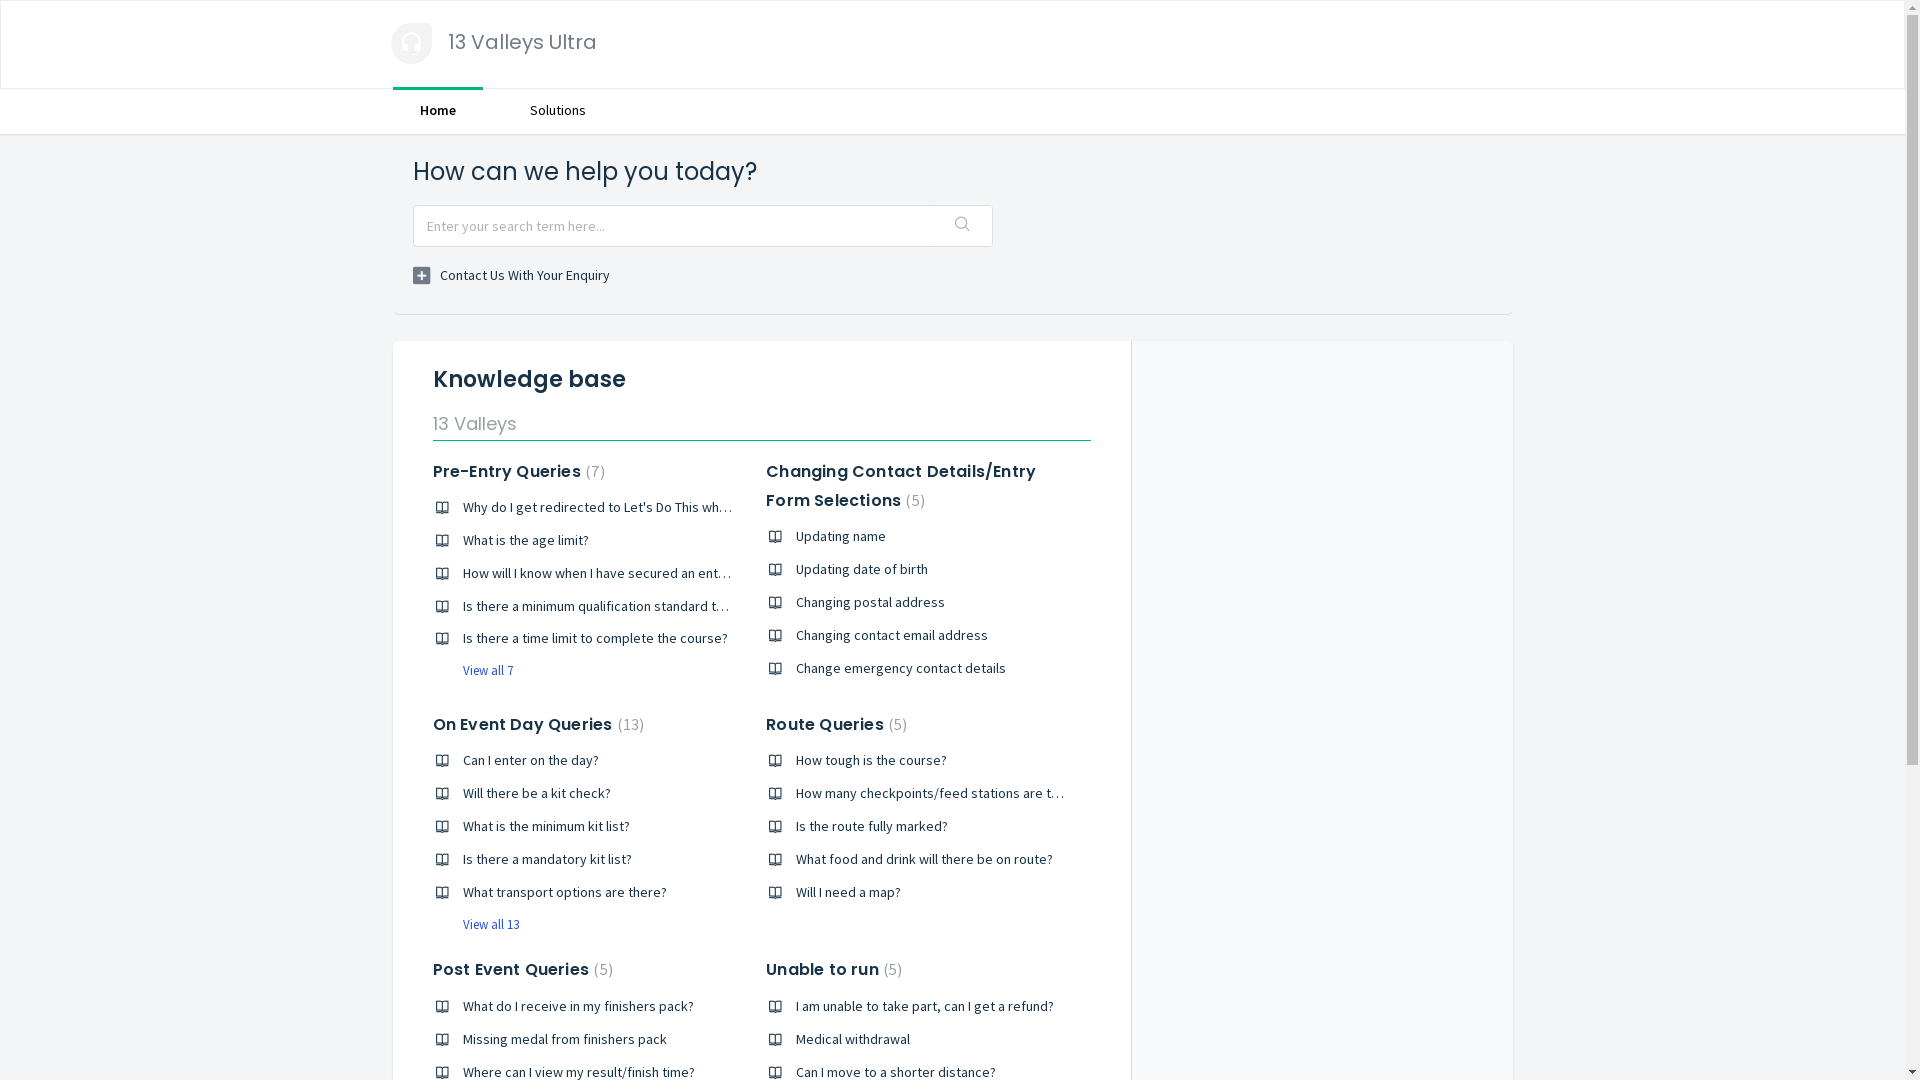 The height and width of the screenshot is (1080, 1920). Describe the element at coordinates (431, 968) in the screenshot. I see `'Post Event Queries 5'` at that location.